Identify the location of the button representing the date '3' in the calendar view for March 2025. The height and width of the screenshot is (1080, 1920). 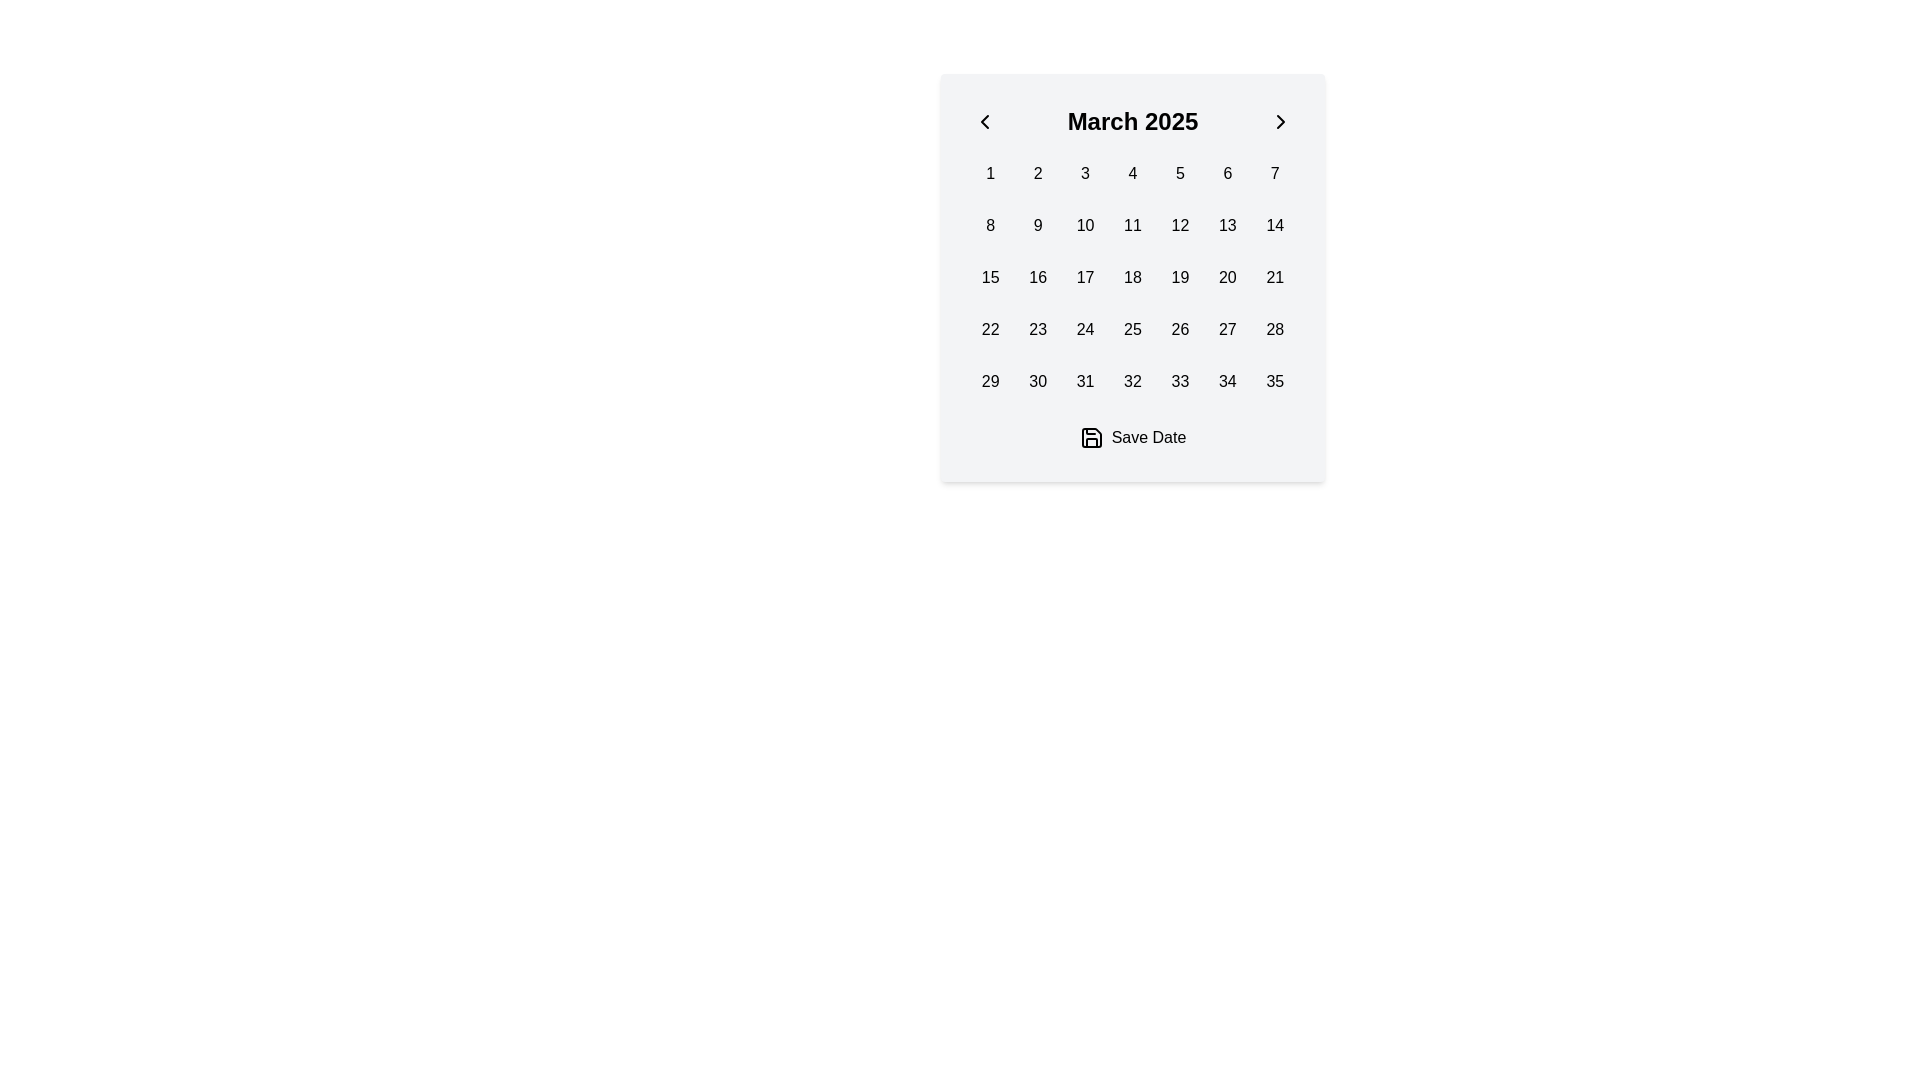
(1084, 172).